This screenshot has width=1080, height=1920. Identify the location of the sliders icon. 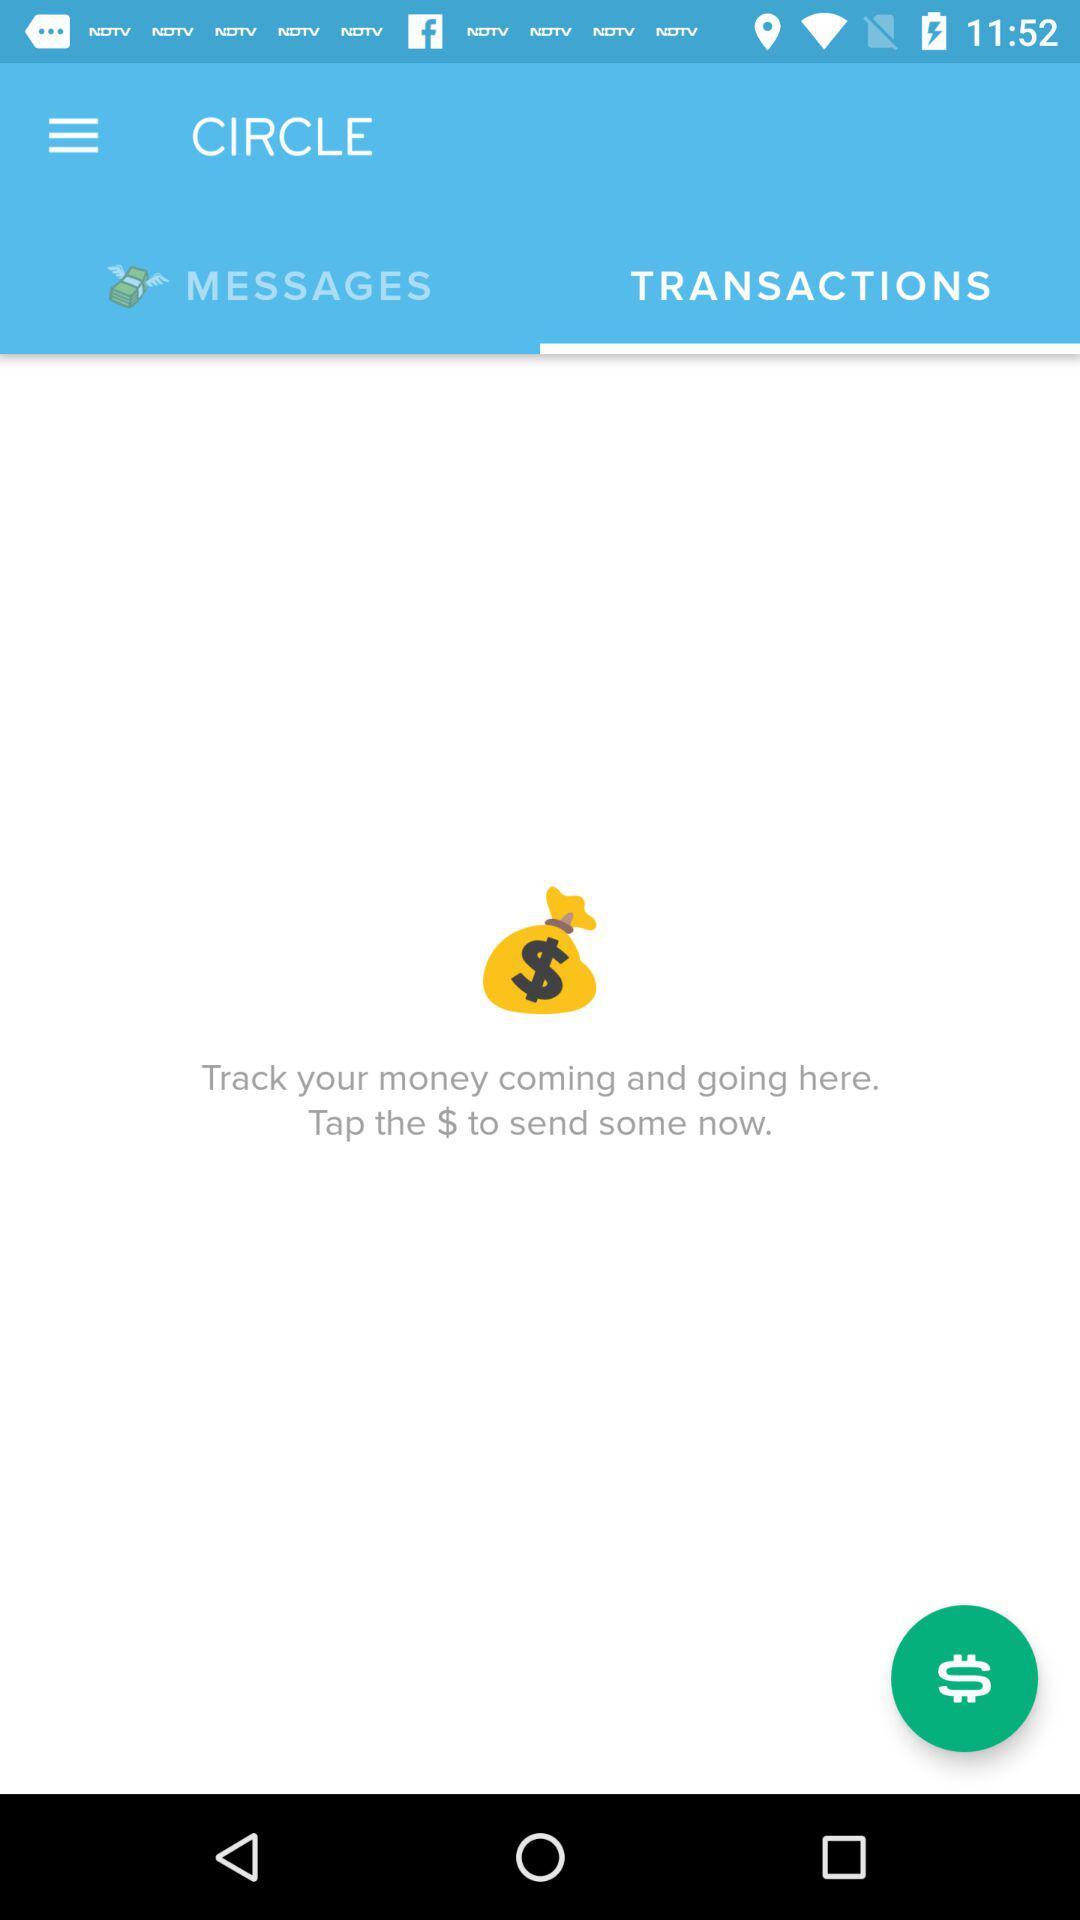
(963, 1678).